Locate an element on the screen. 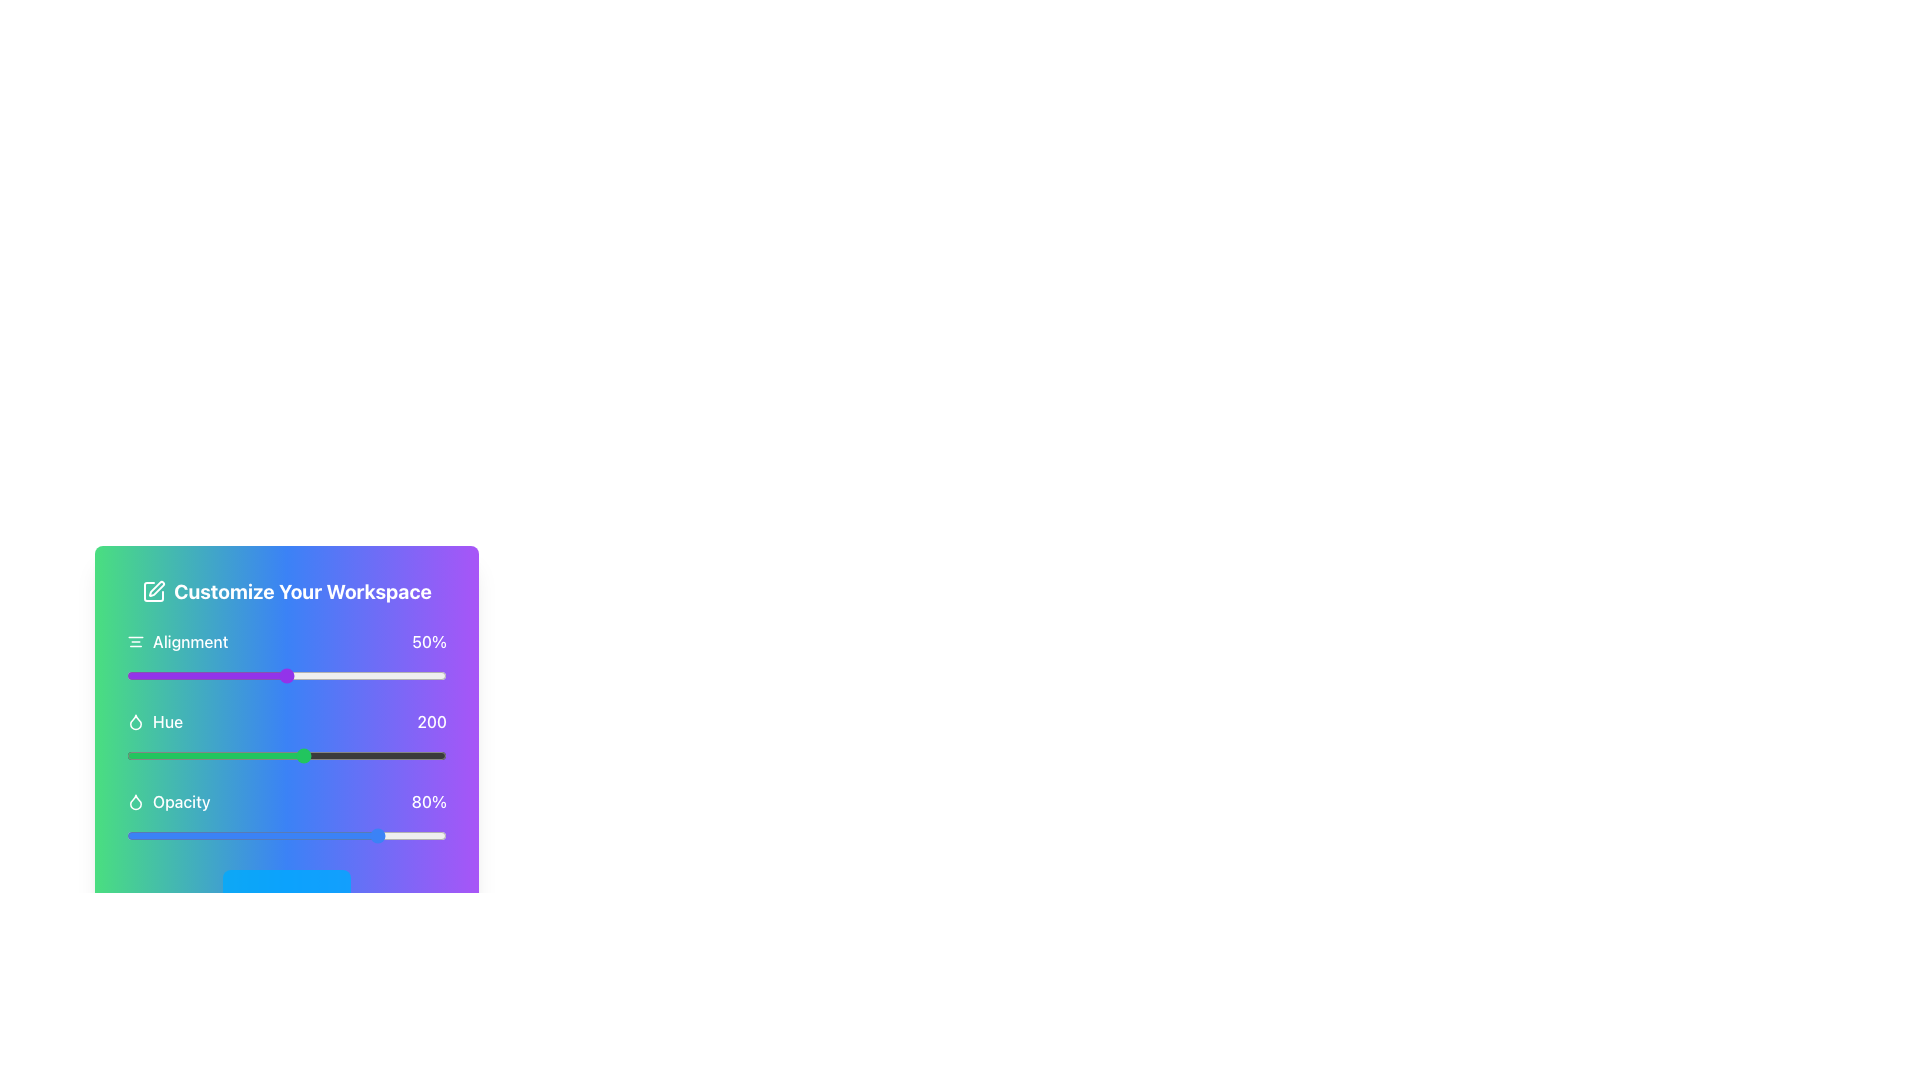  the alignment percentage is located at coordinates (181, 675).